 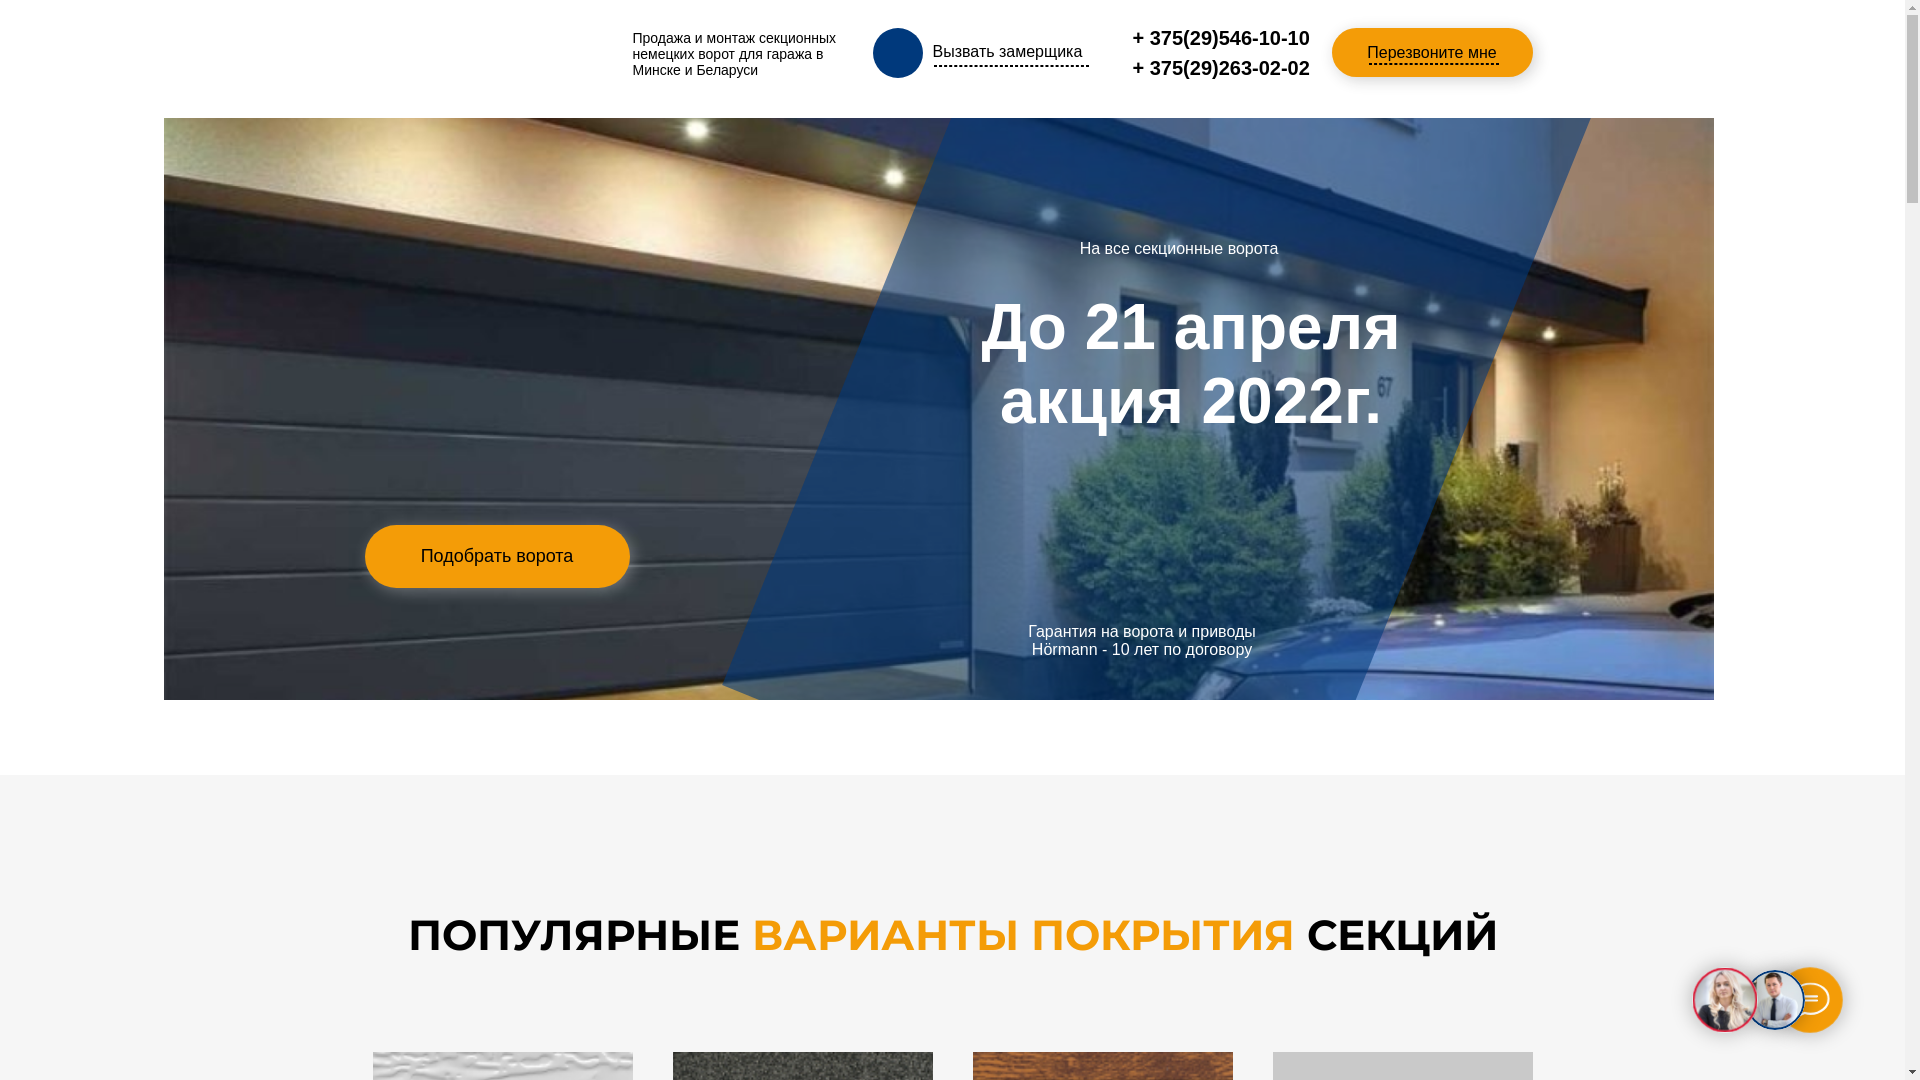 What do you see at coordinates (1219, 67) in the screenshot?
I see `'+ 375(29)263-02-02'` at bounding box center [1219, 67].